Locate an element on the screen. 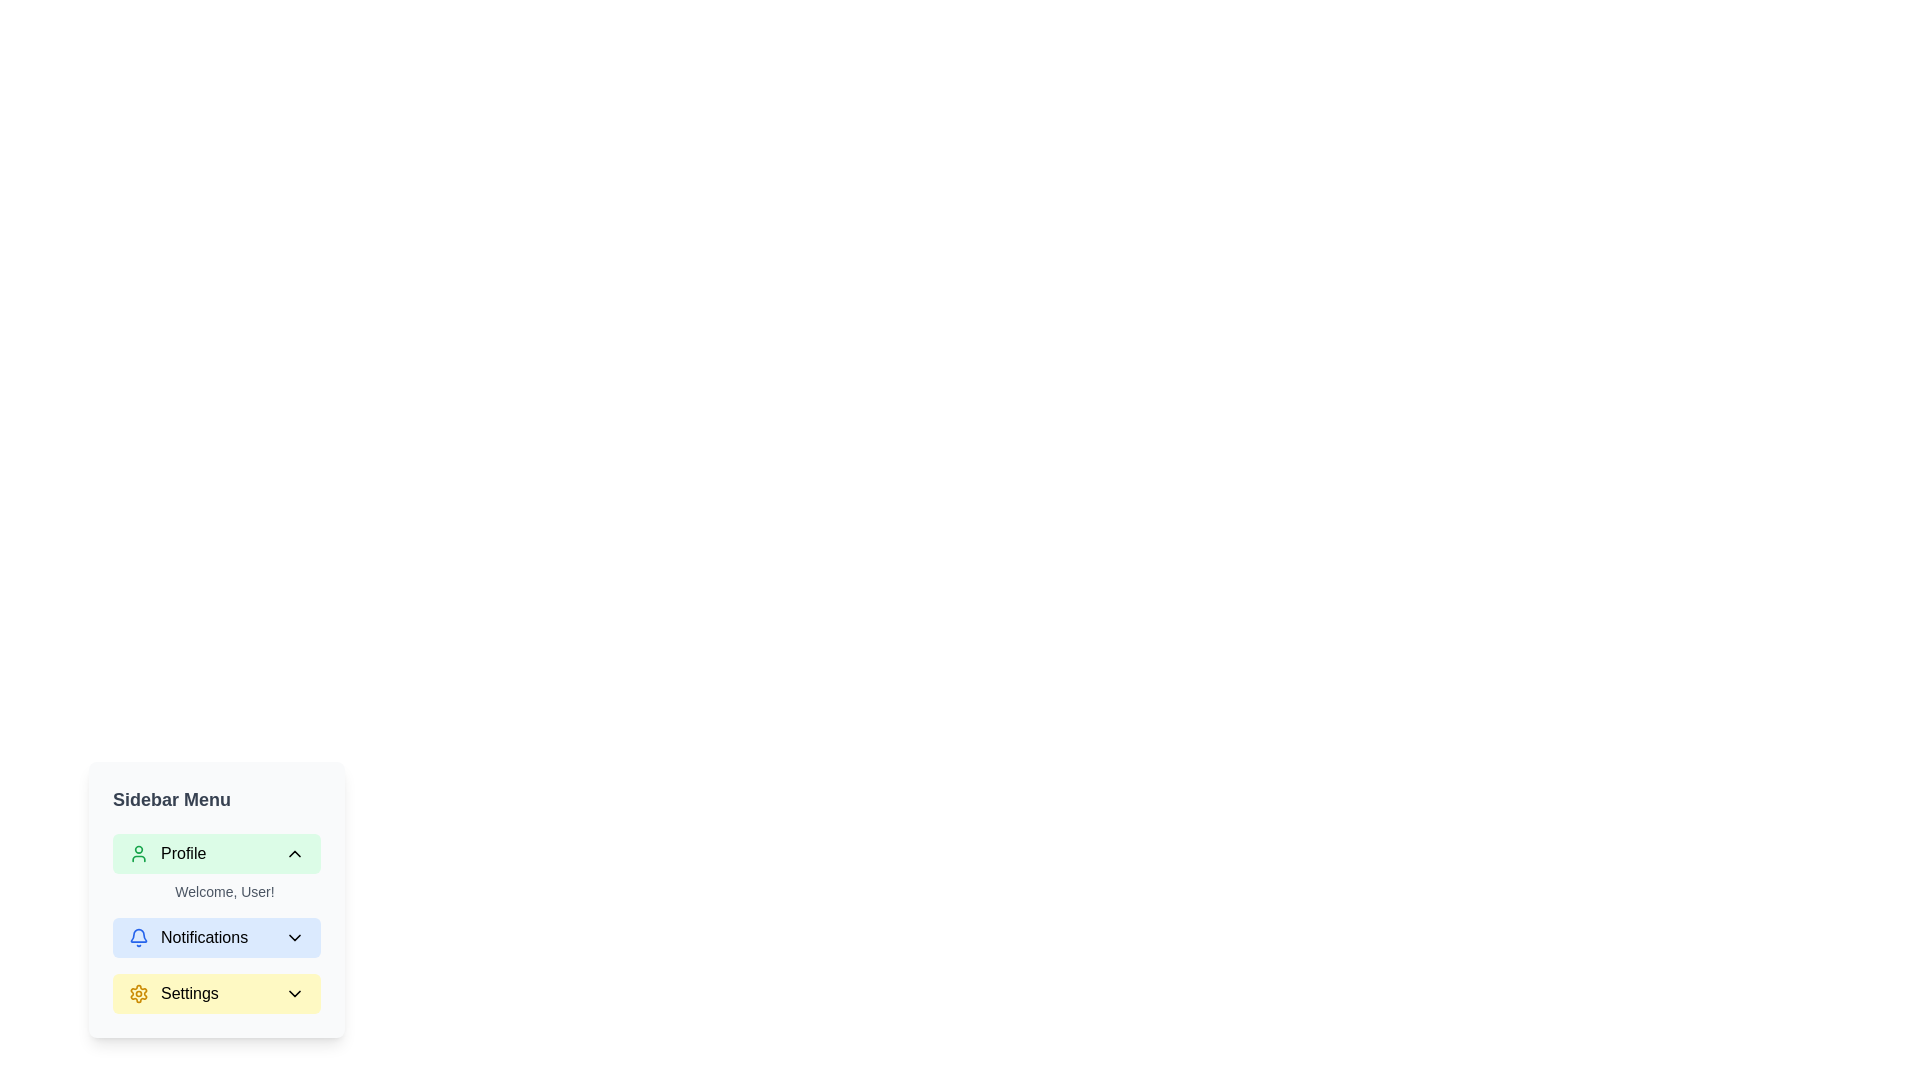 The width and height of the screenshot is (1920, 1080). the 'Settings' icon located to the left of the 'Settings' text in the sidebar menu is located at coordinates (138, 994).